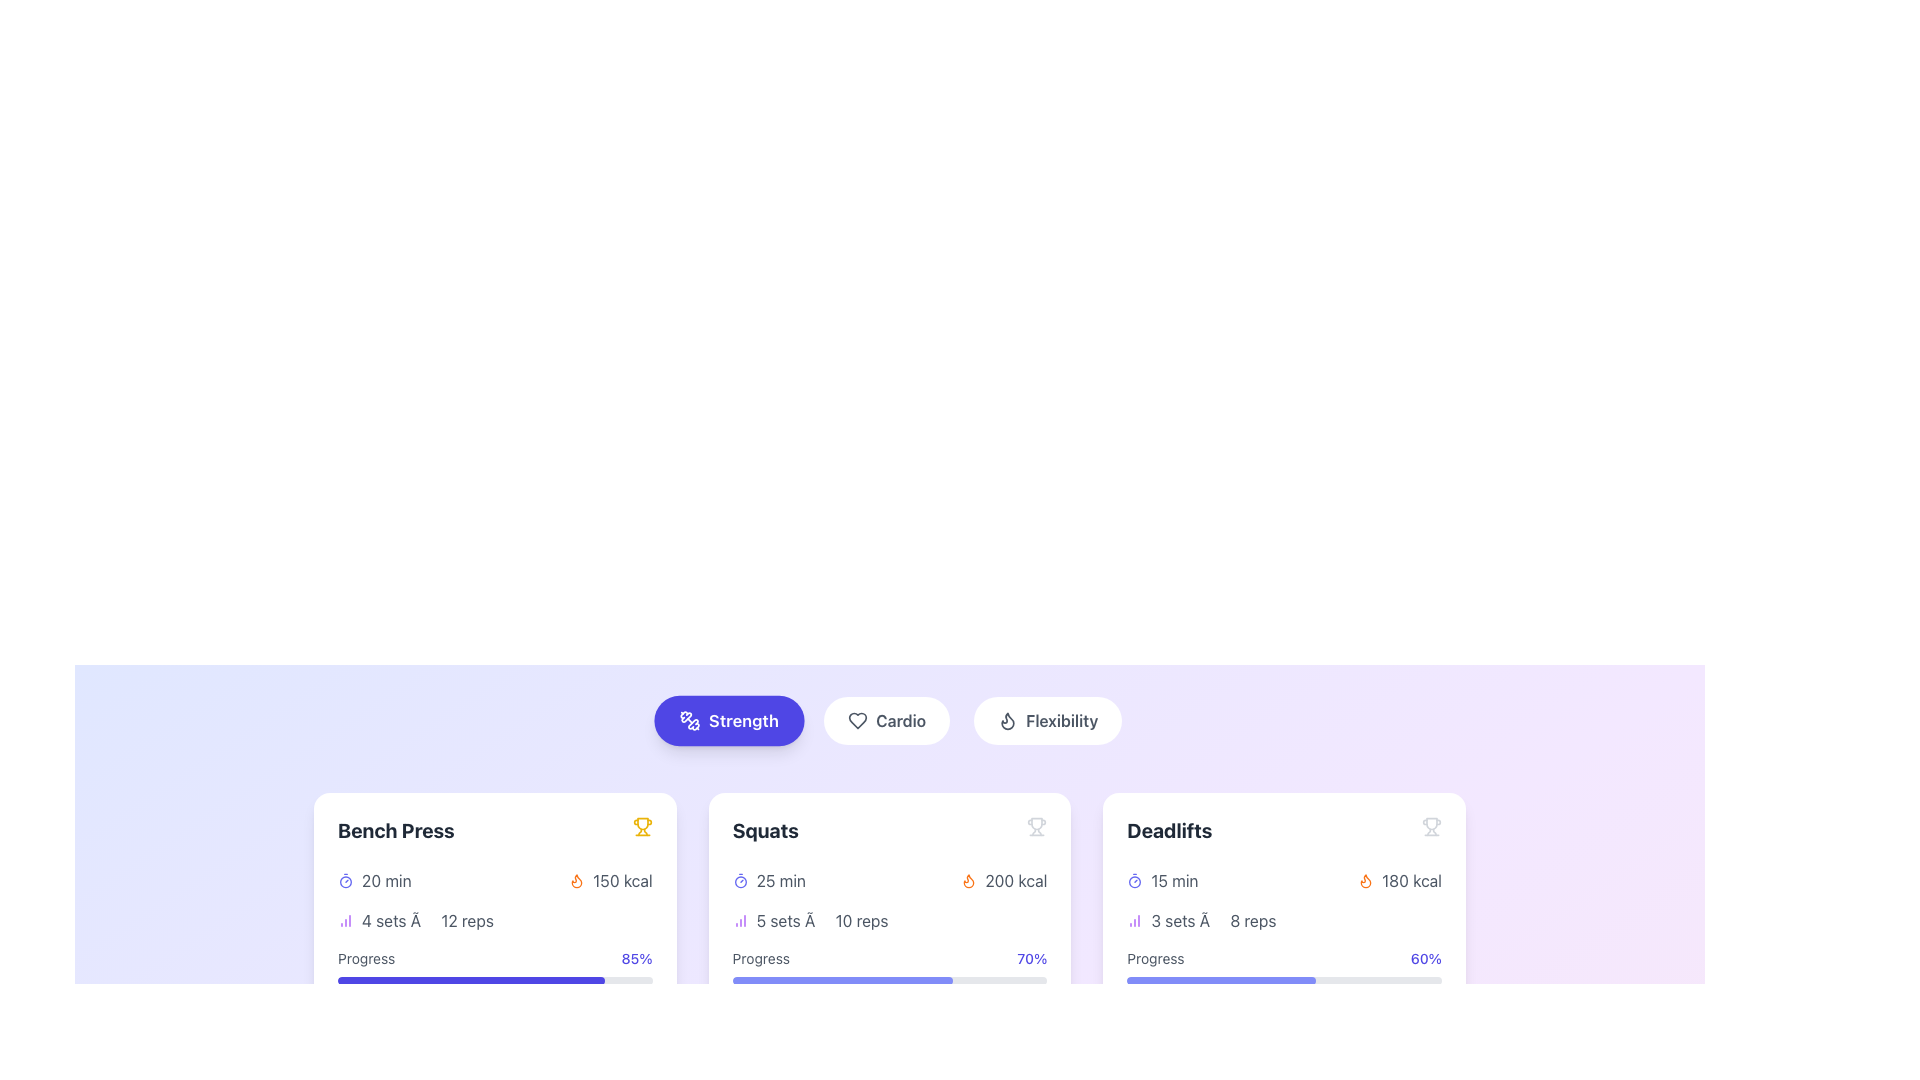 This screenshot has height=1080, width=1920. I want to click on the 'Progress' bar indicating 'Deadlifts' progress at 60%, located below the 'Deadlifts' title in the third card from the left, so click(1284, 979).